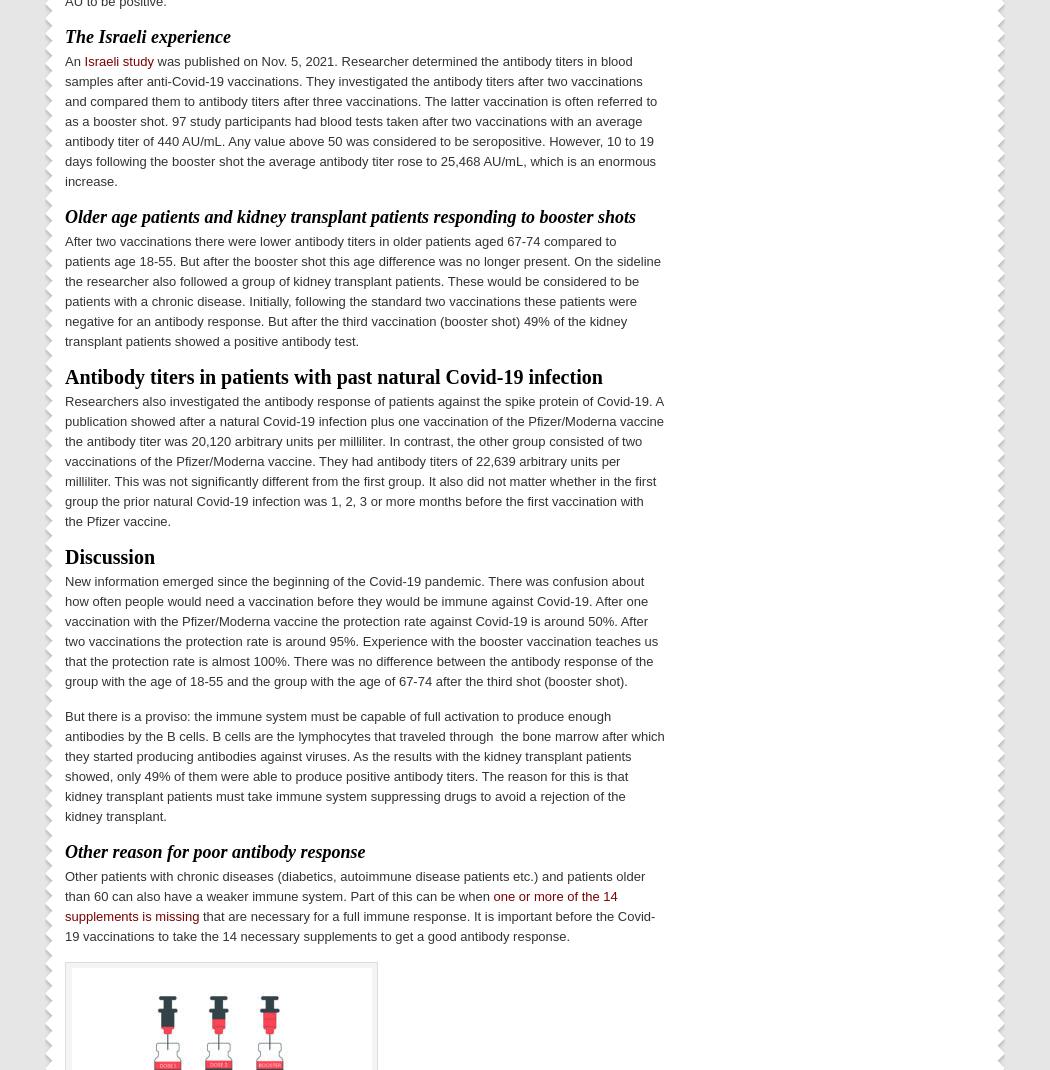  I want to click on 'But there is a proviso: the immune system must be capable of full activation to produce enough antibodies by the B cells. B cells are the lymphocytes that traveled through  the bone marrow after which they started producing antibodies against viruses. As the results with the kidney transplant patients showed, only 49% of them were able to produce positive antibody titers. The reason for this is that kidney transplant patients must take immune system suppressing drugs to avoid a rejection of the kidney transplant.', so click(363, 764).